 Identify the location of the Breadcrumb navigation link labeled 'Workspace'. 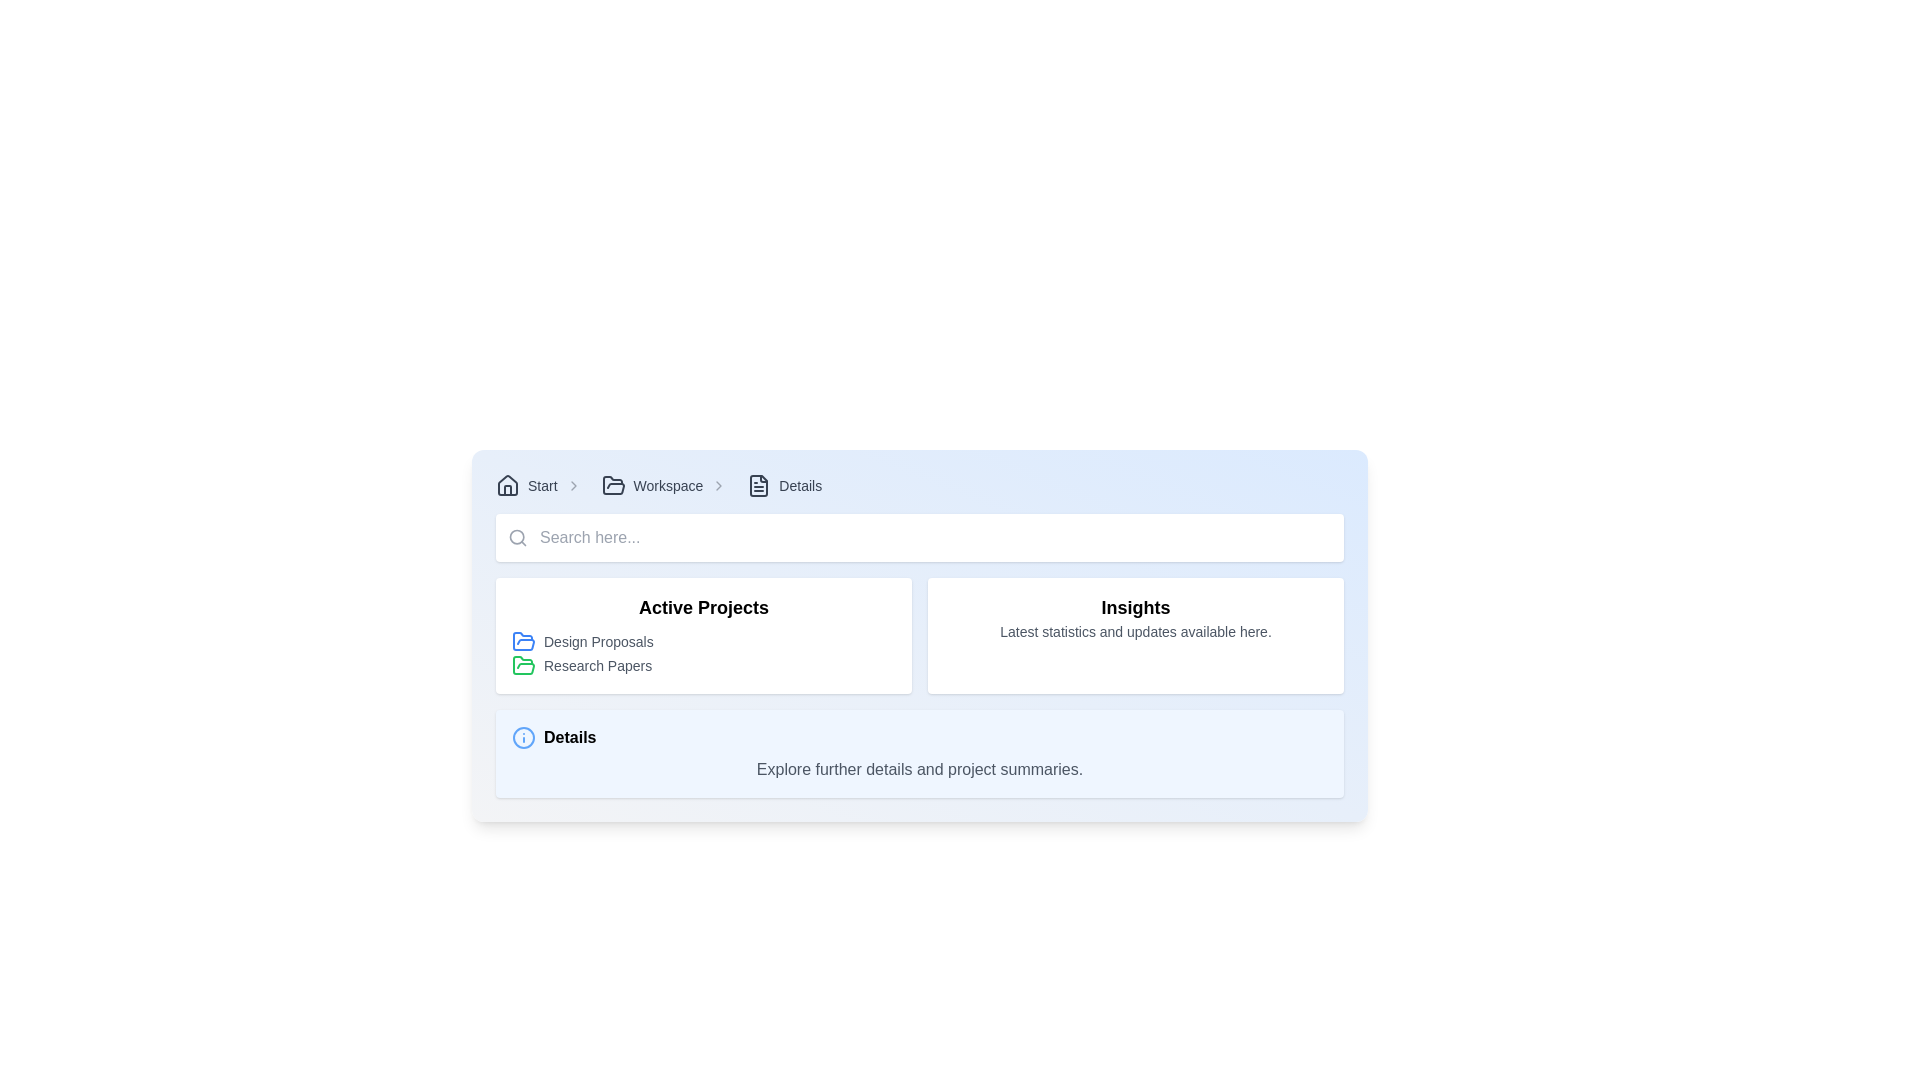
(652, 486).